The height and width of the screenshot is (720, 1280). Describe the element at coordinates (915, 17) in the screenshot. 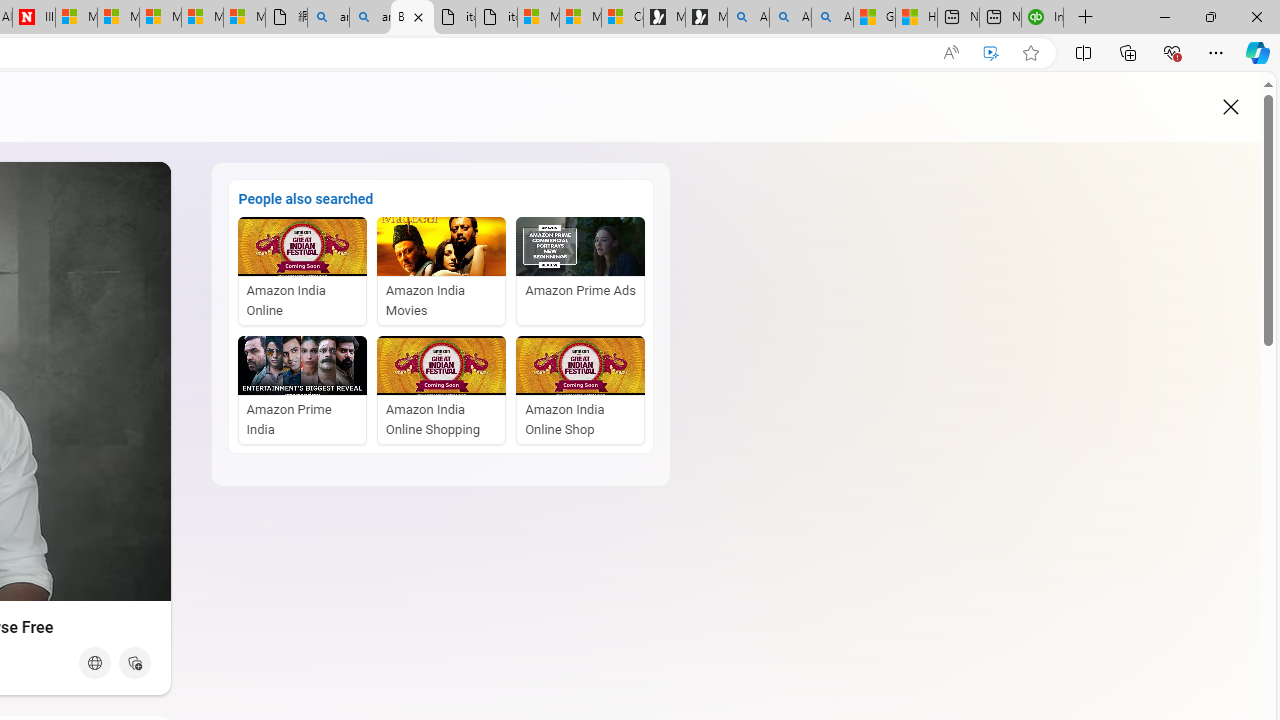

I see `'How to Use a TV as a Computer Monitor'` at that location.